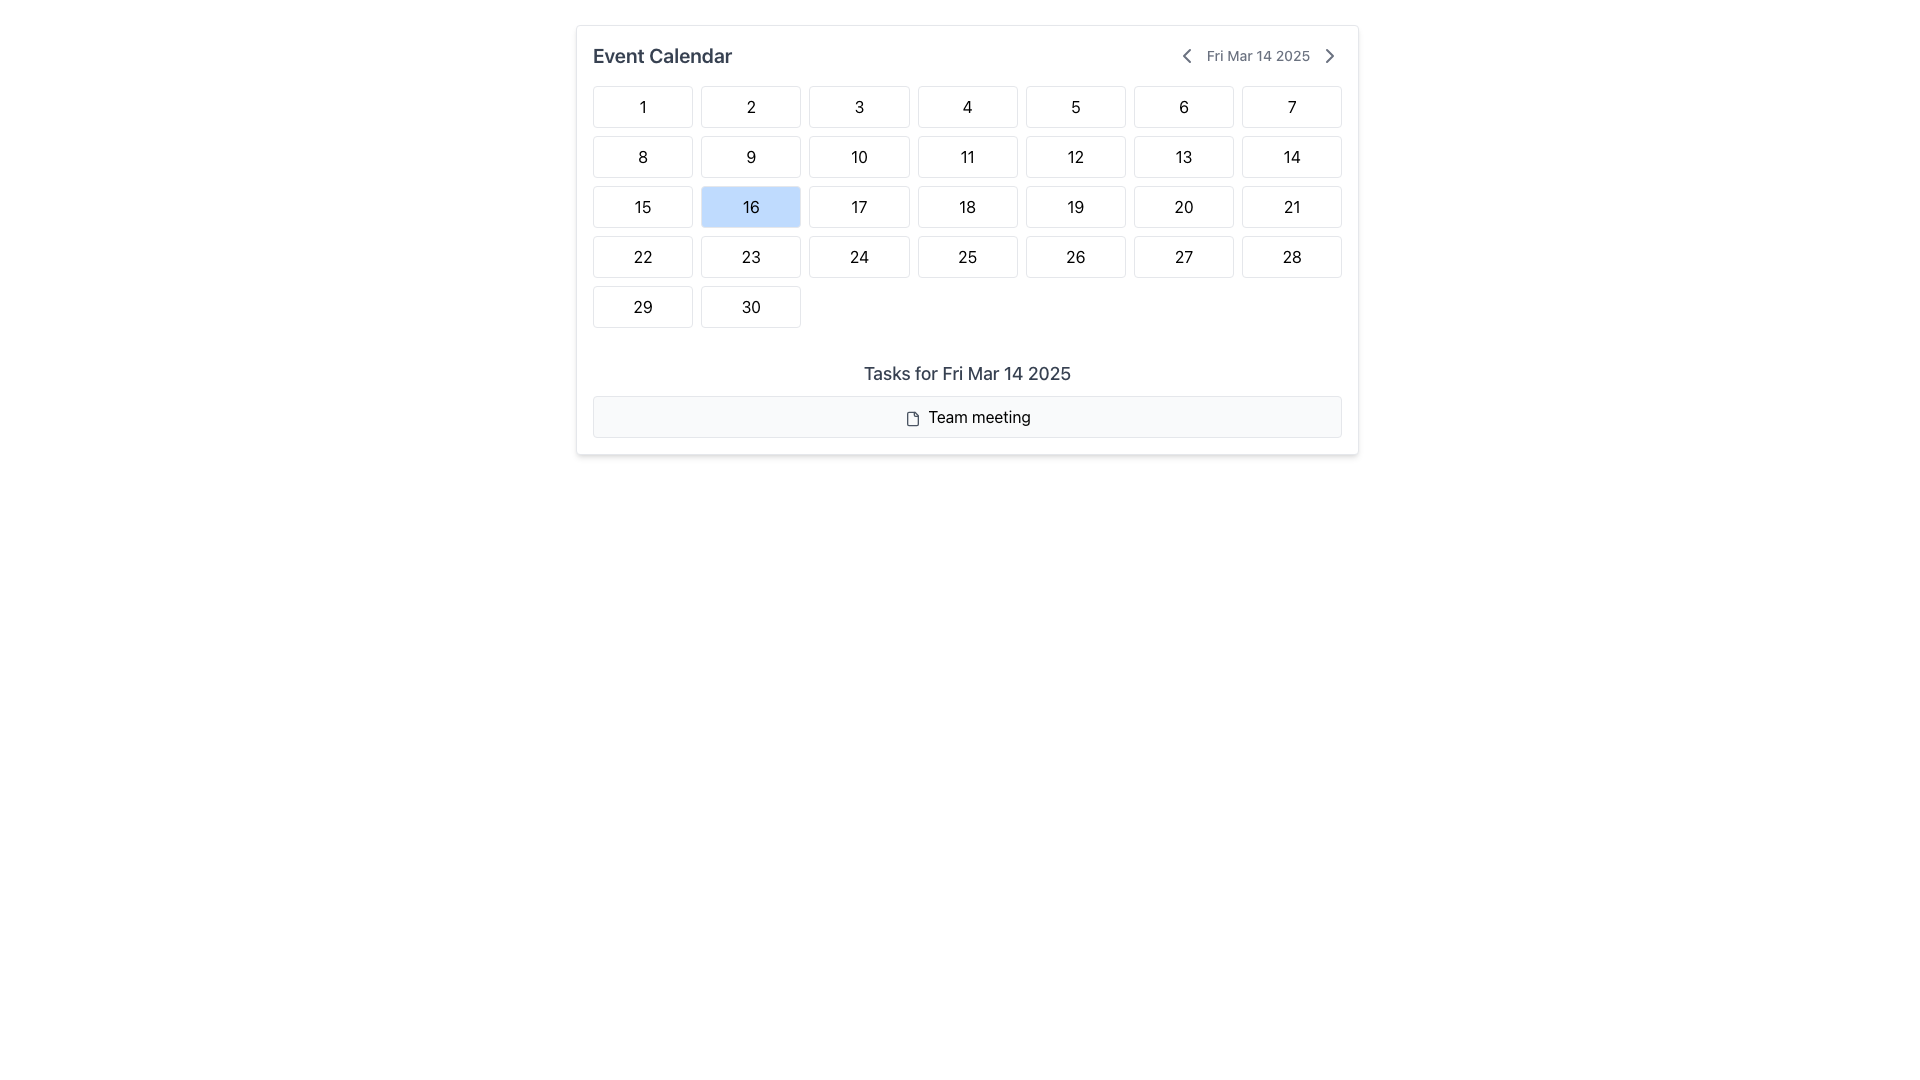 Image resolution: width=1920 pixels, height=1080 pixels. I want to click on the button labeled '10' in the Event Calendar, located in the second row and third column of the grid, to trigger potential hover effects, so click(859, 156).